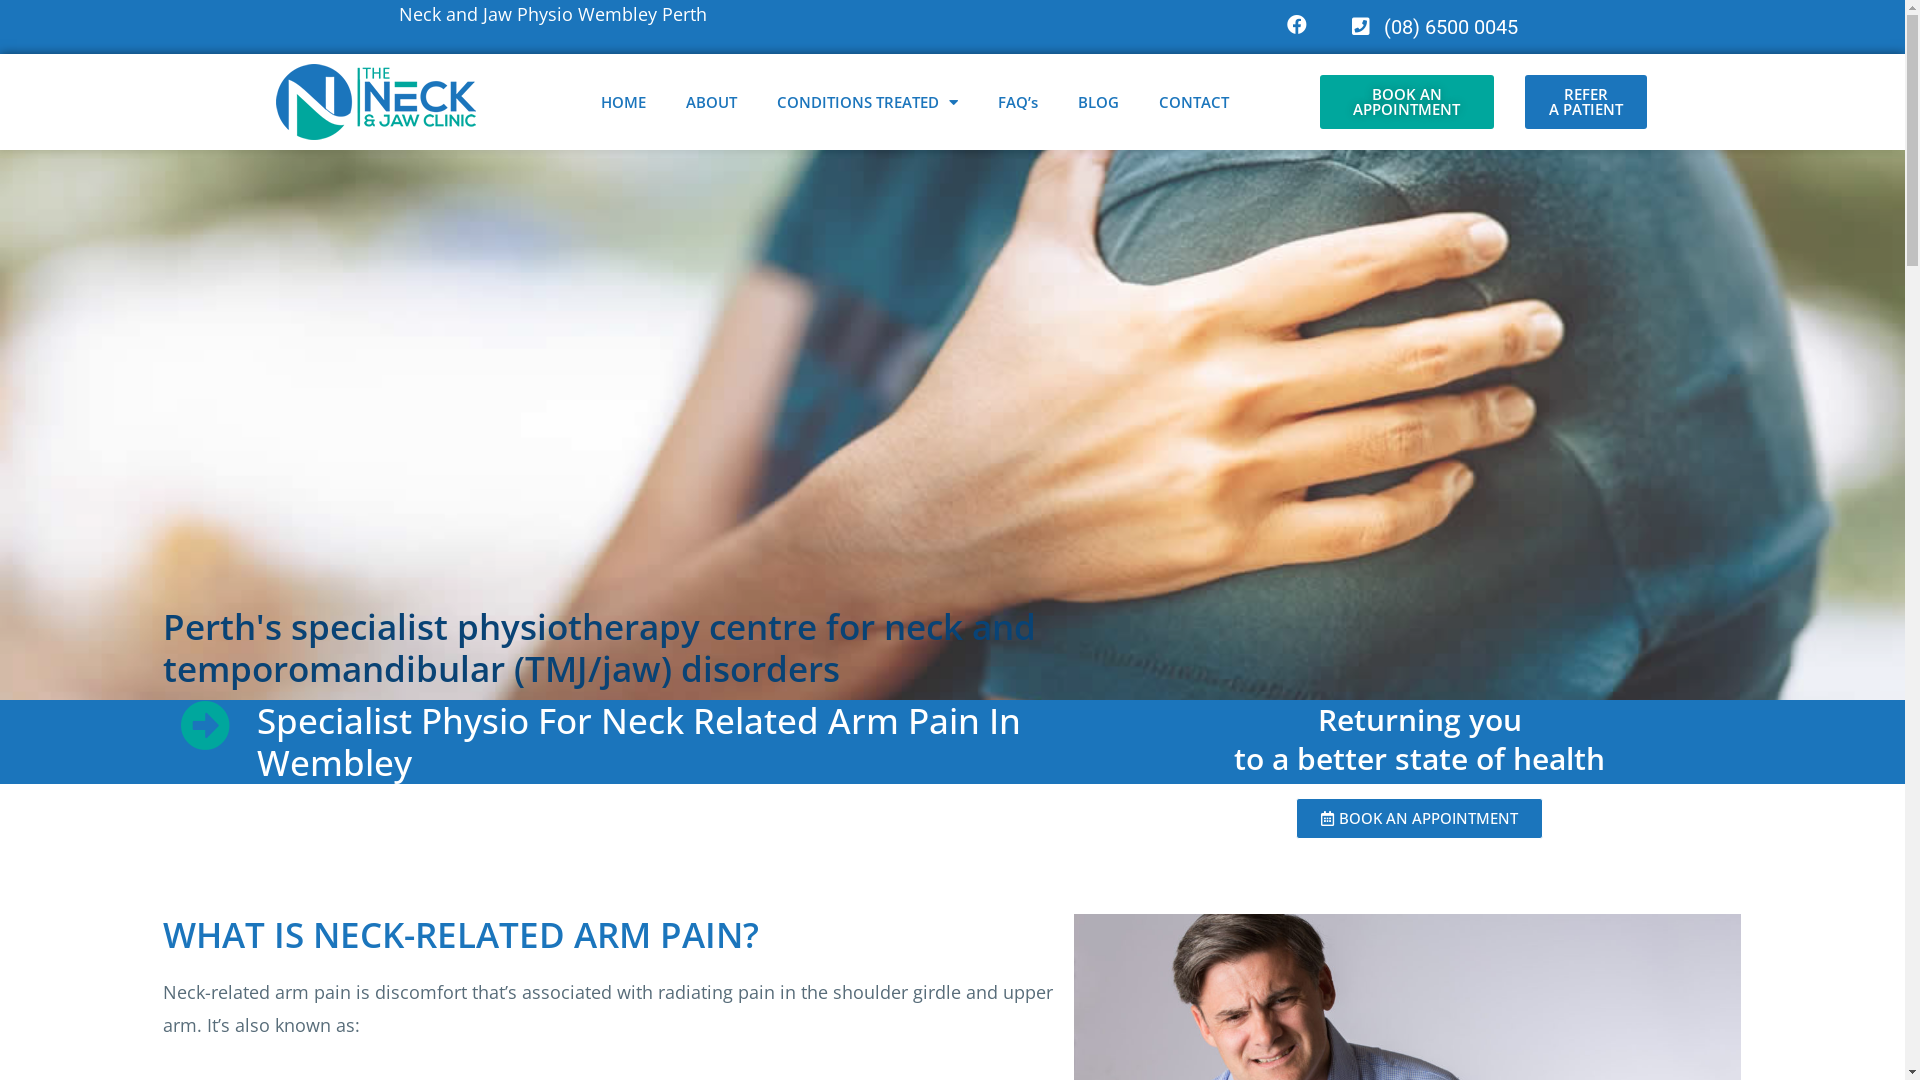 The width and height of the screenshot is (1920, 1080). I want to click on 'CONTACT', so click(1194, 101).